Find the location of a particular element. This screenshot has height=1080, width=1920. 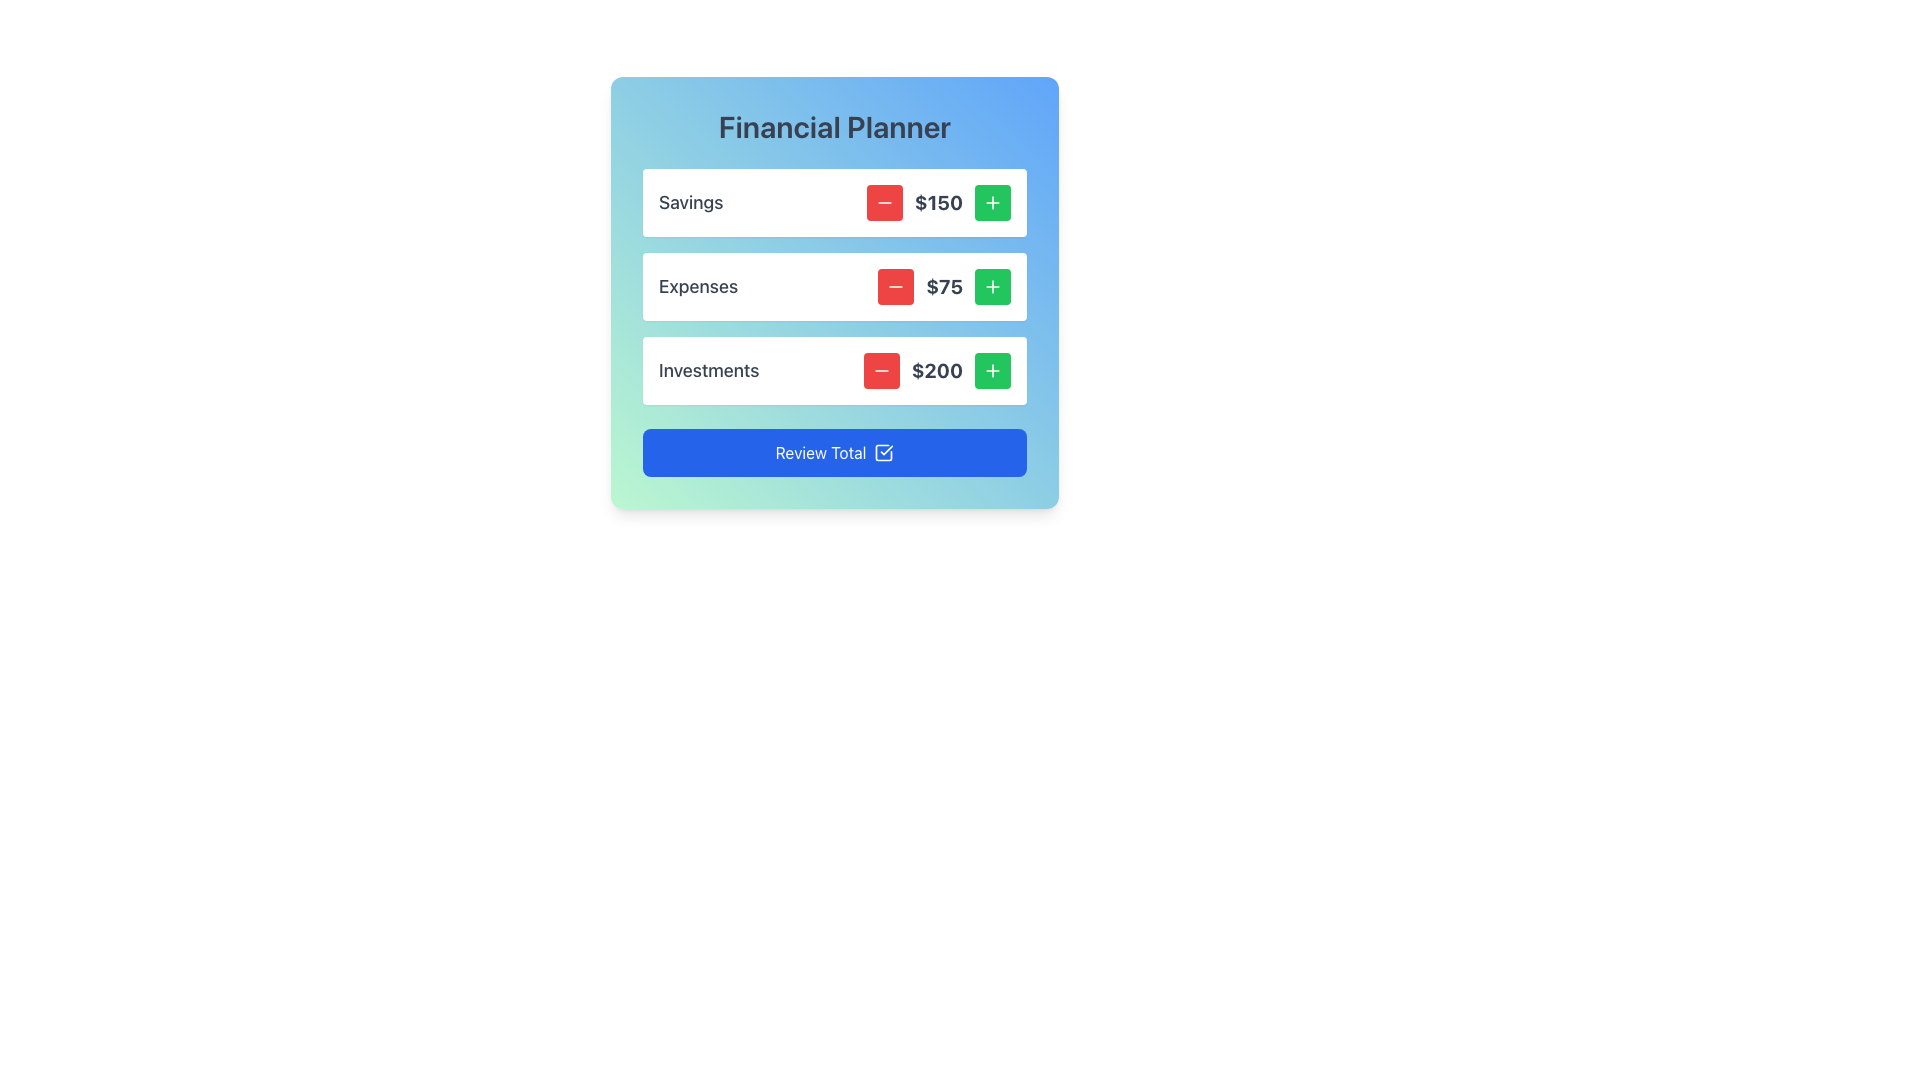

the bold text label displaying '$75' in the 'Expenses' section, which is centrally located between a red button and a green button with a plus sign is located at coordinates (943, 286).